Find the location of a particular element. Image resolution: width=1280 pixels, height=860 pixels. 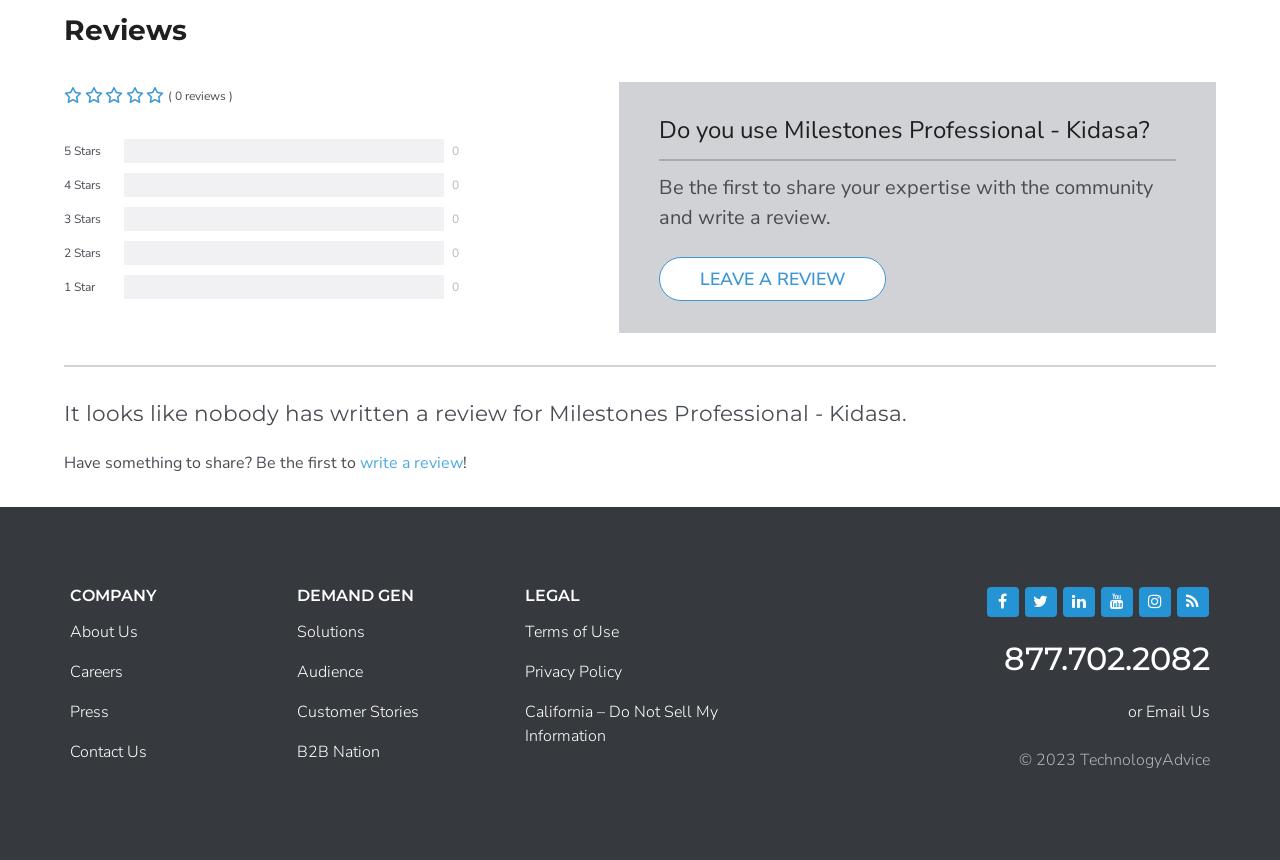

'Company' is located at coordinates (112, 593).